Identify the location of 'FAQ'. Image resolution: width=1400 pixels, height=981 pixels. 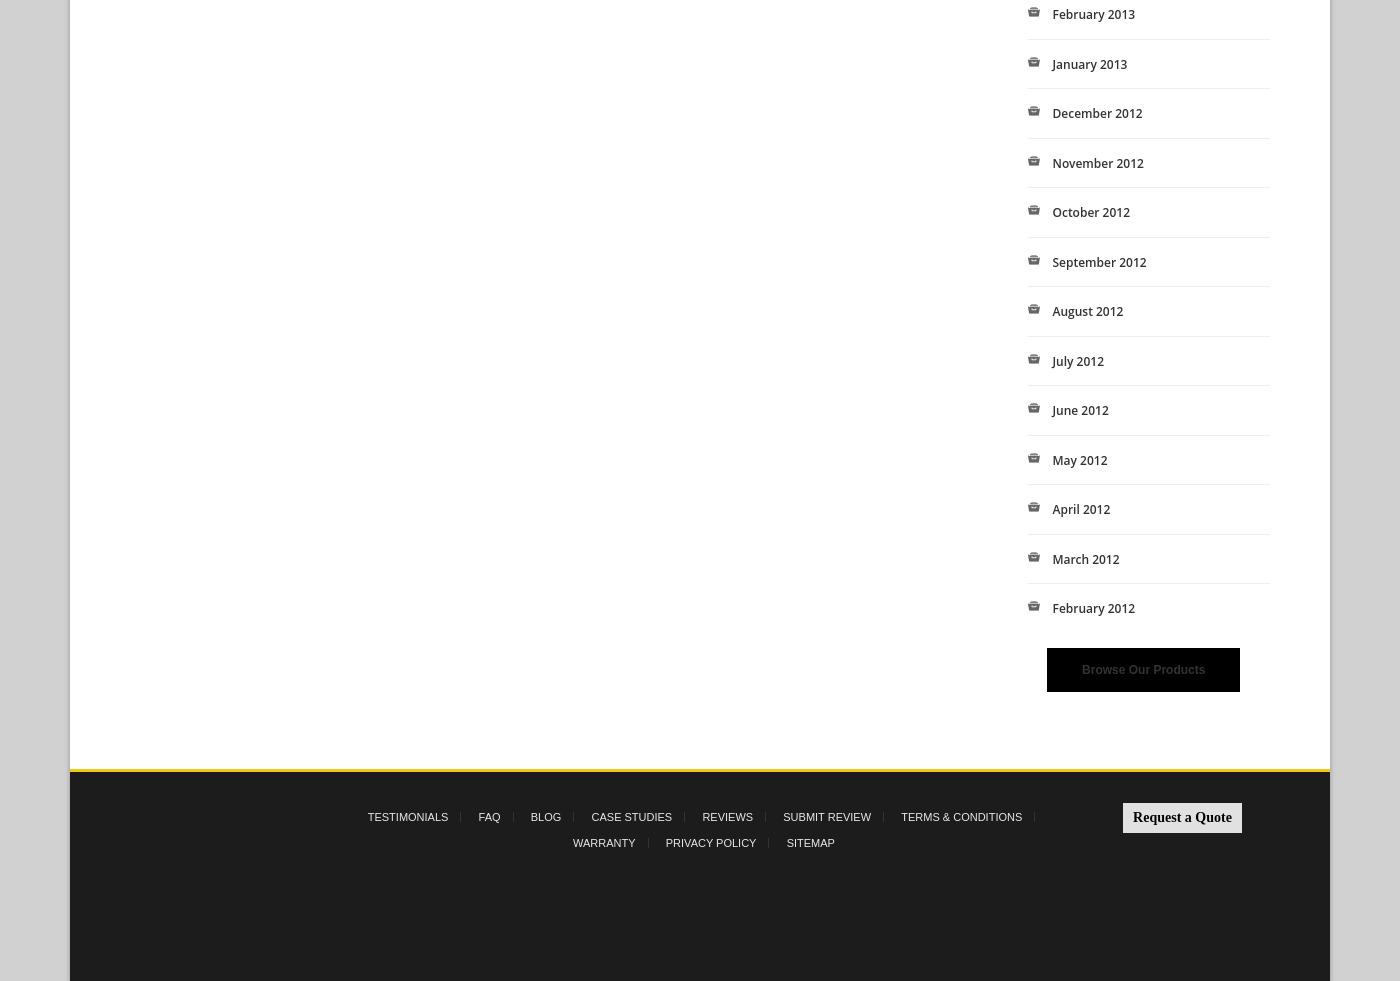
(489, 816).